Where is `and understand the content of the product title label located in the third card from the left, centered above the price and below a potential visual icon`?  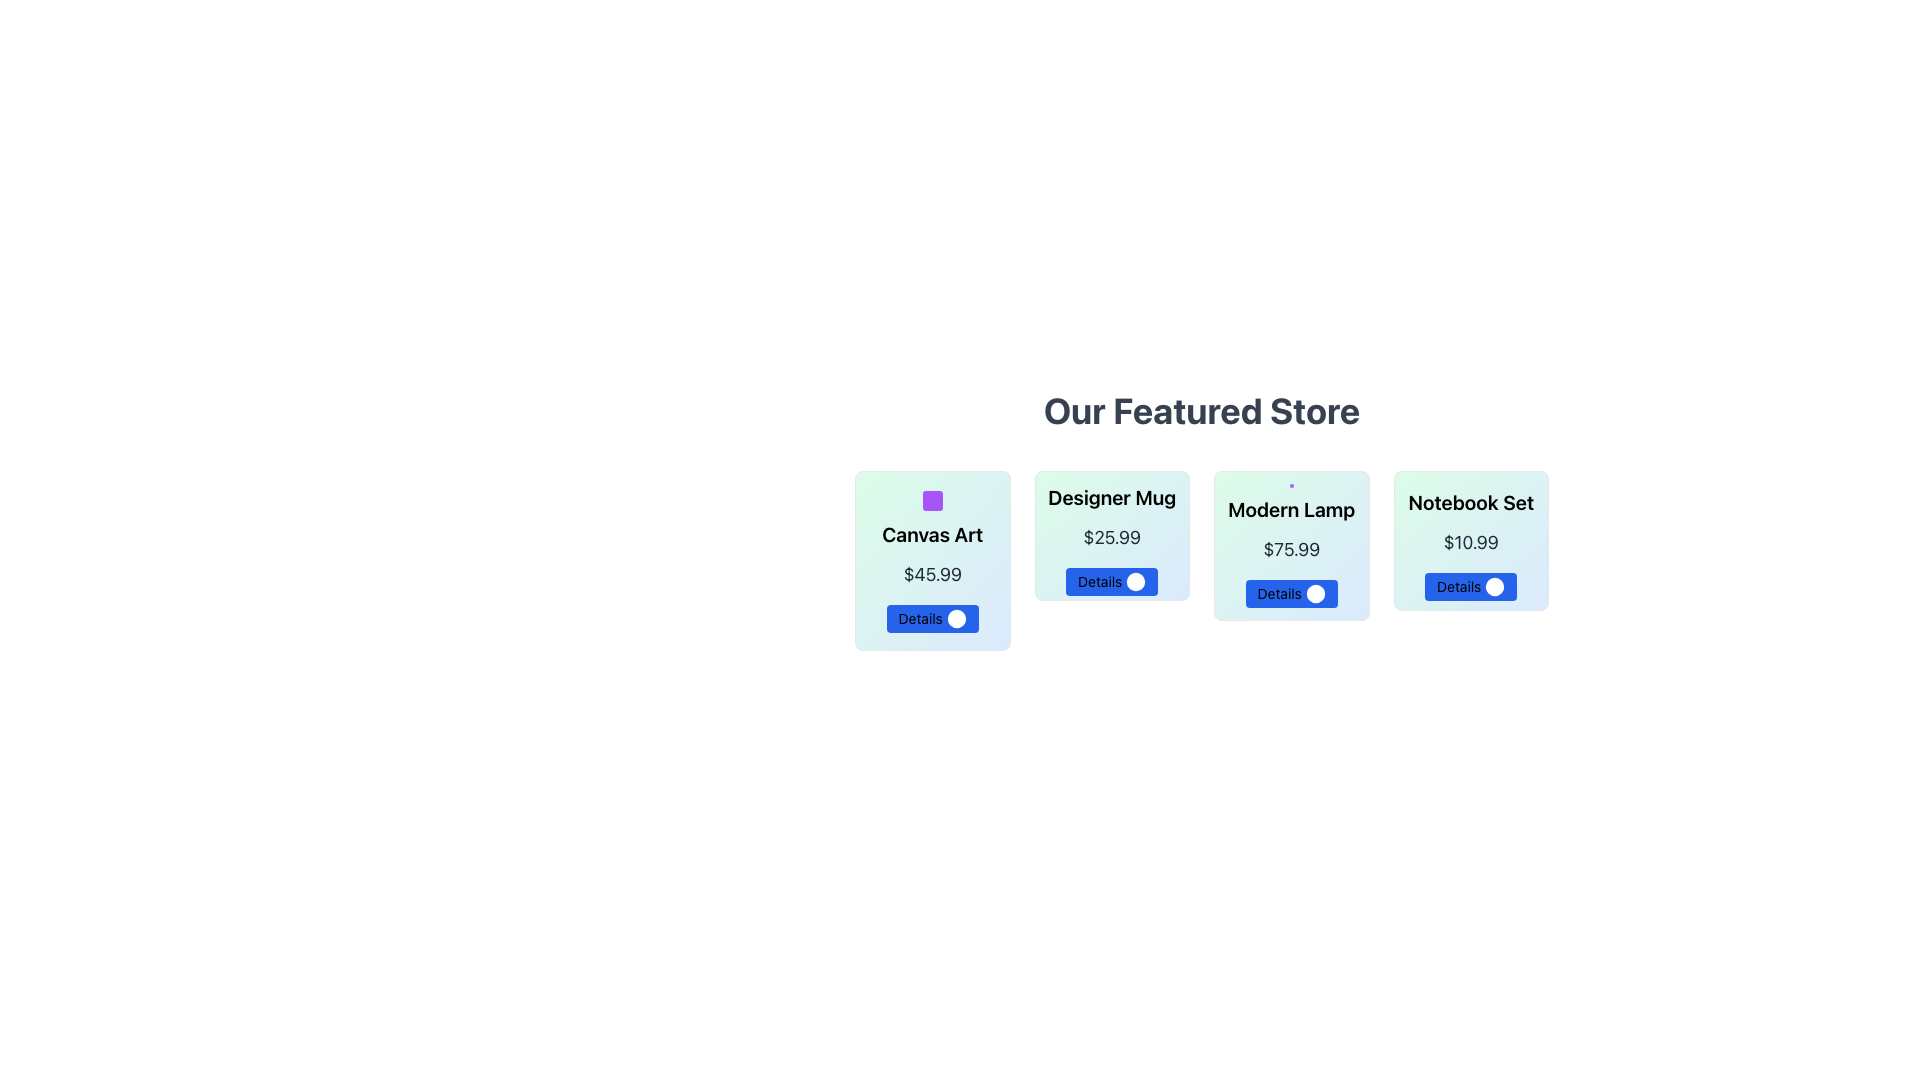 and understand the content of the product title label located in the third card from the left, centered above the price and below a potential visual icon is located at coordinates (1291, 508).